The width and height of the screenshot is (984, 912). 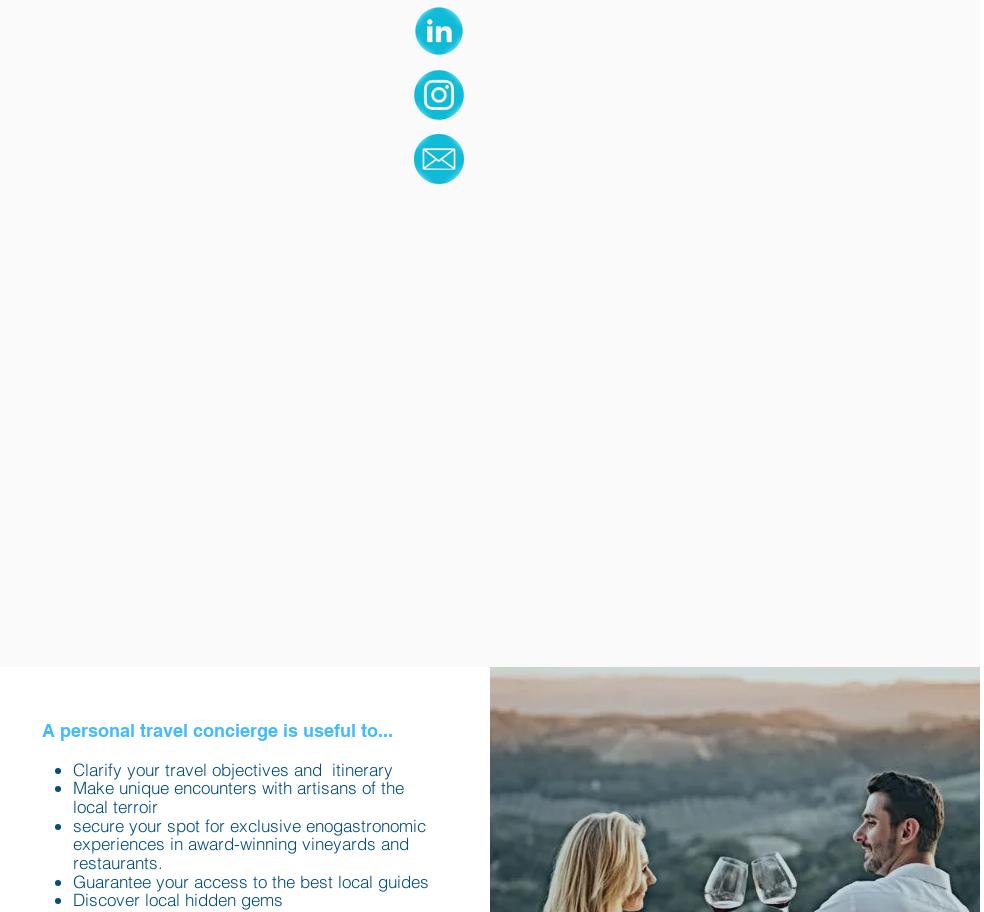 I want to click on 'artisans of the local', so click(x=237, y=796).